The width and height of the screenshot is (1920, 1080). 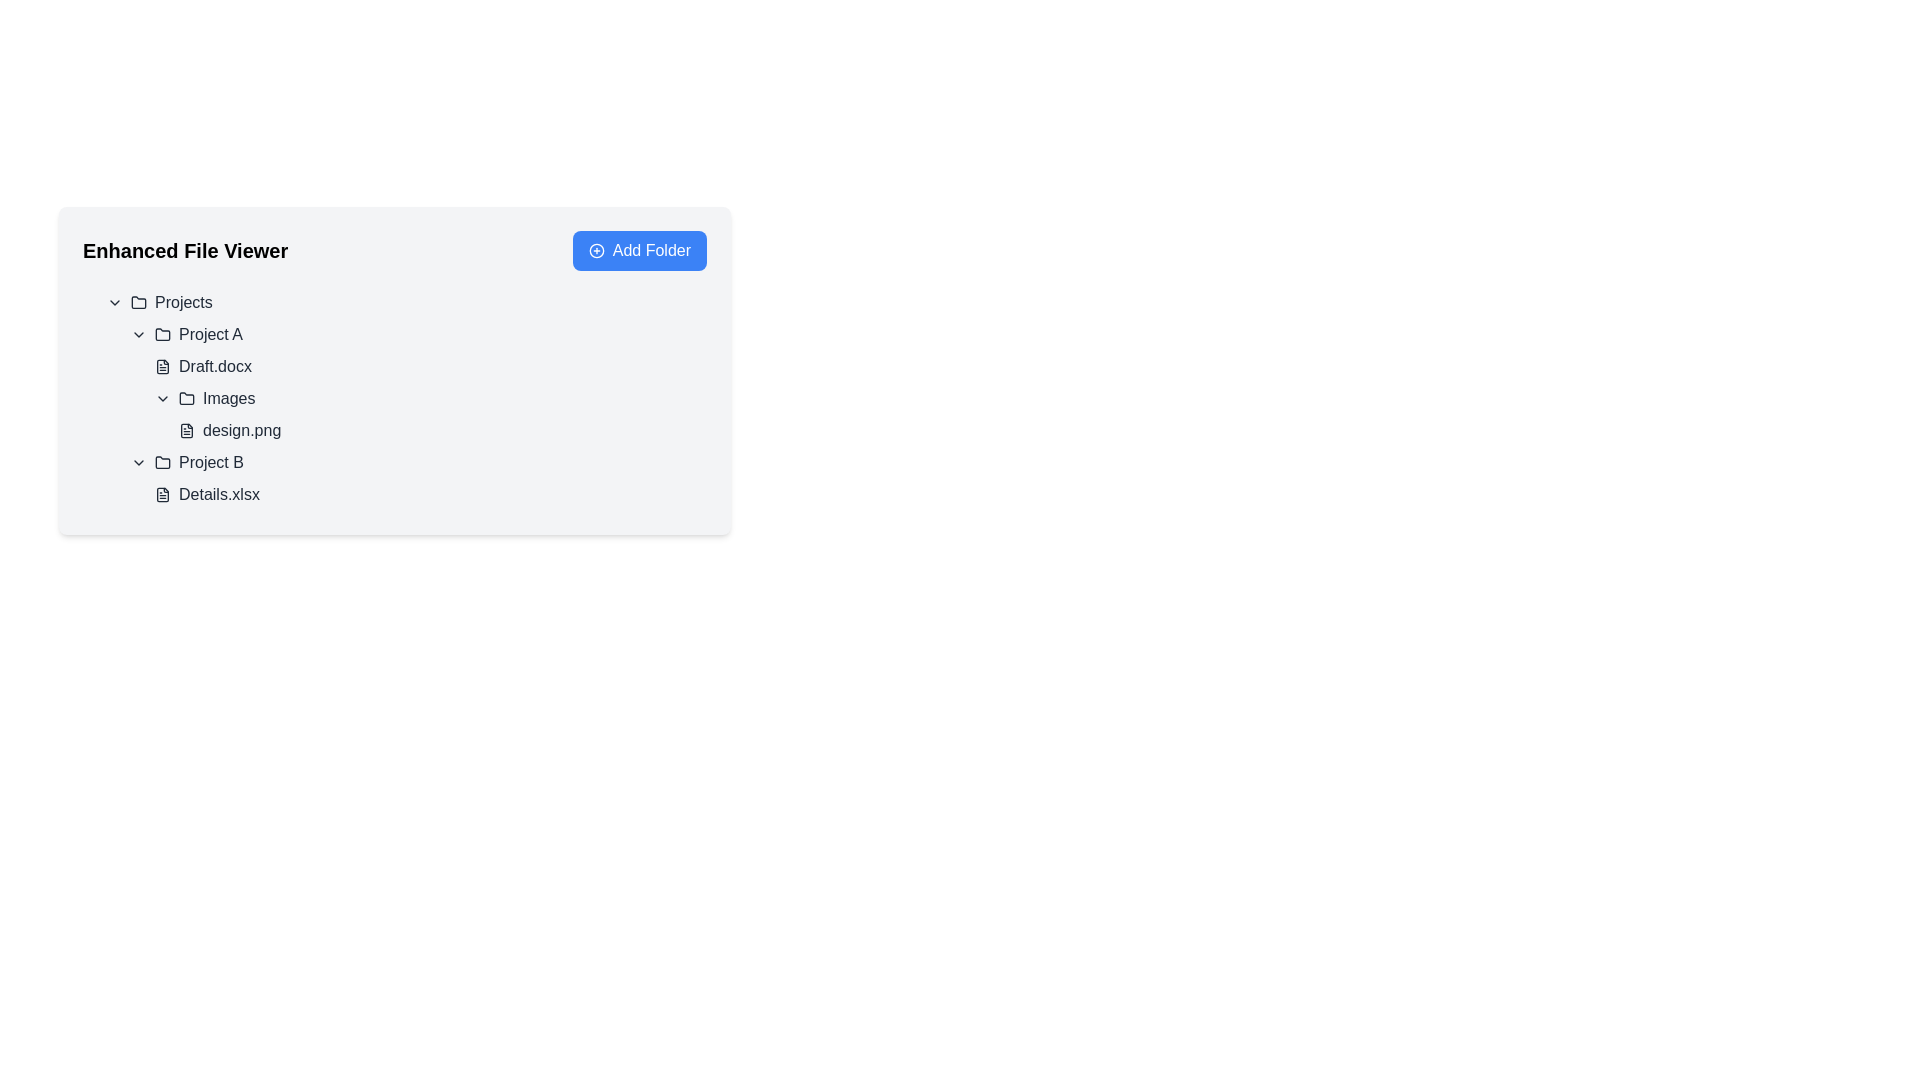 What do you see at coordinates (163, 494) in the screenshot?
I see `the file icon representing a document within the 'Enhanced File Viewer' interface, specifically under the 'Project B' directory` at bounding box center [163, 494].